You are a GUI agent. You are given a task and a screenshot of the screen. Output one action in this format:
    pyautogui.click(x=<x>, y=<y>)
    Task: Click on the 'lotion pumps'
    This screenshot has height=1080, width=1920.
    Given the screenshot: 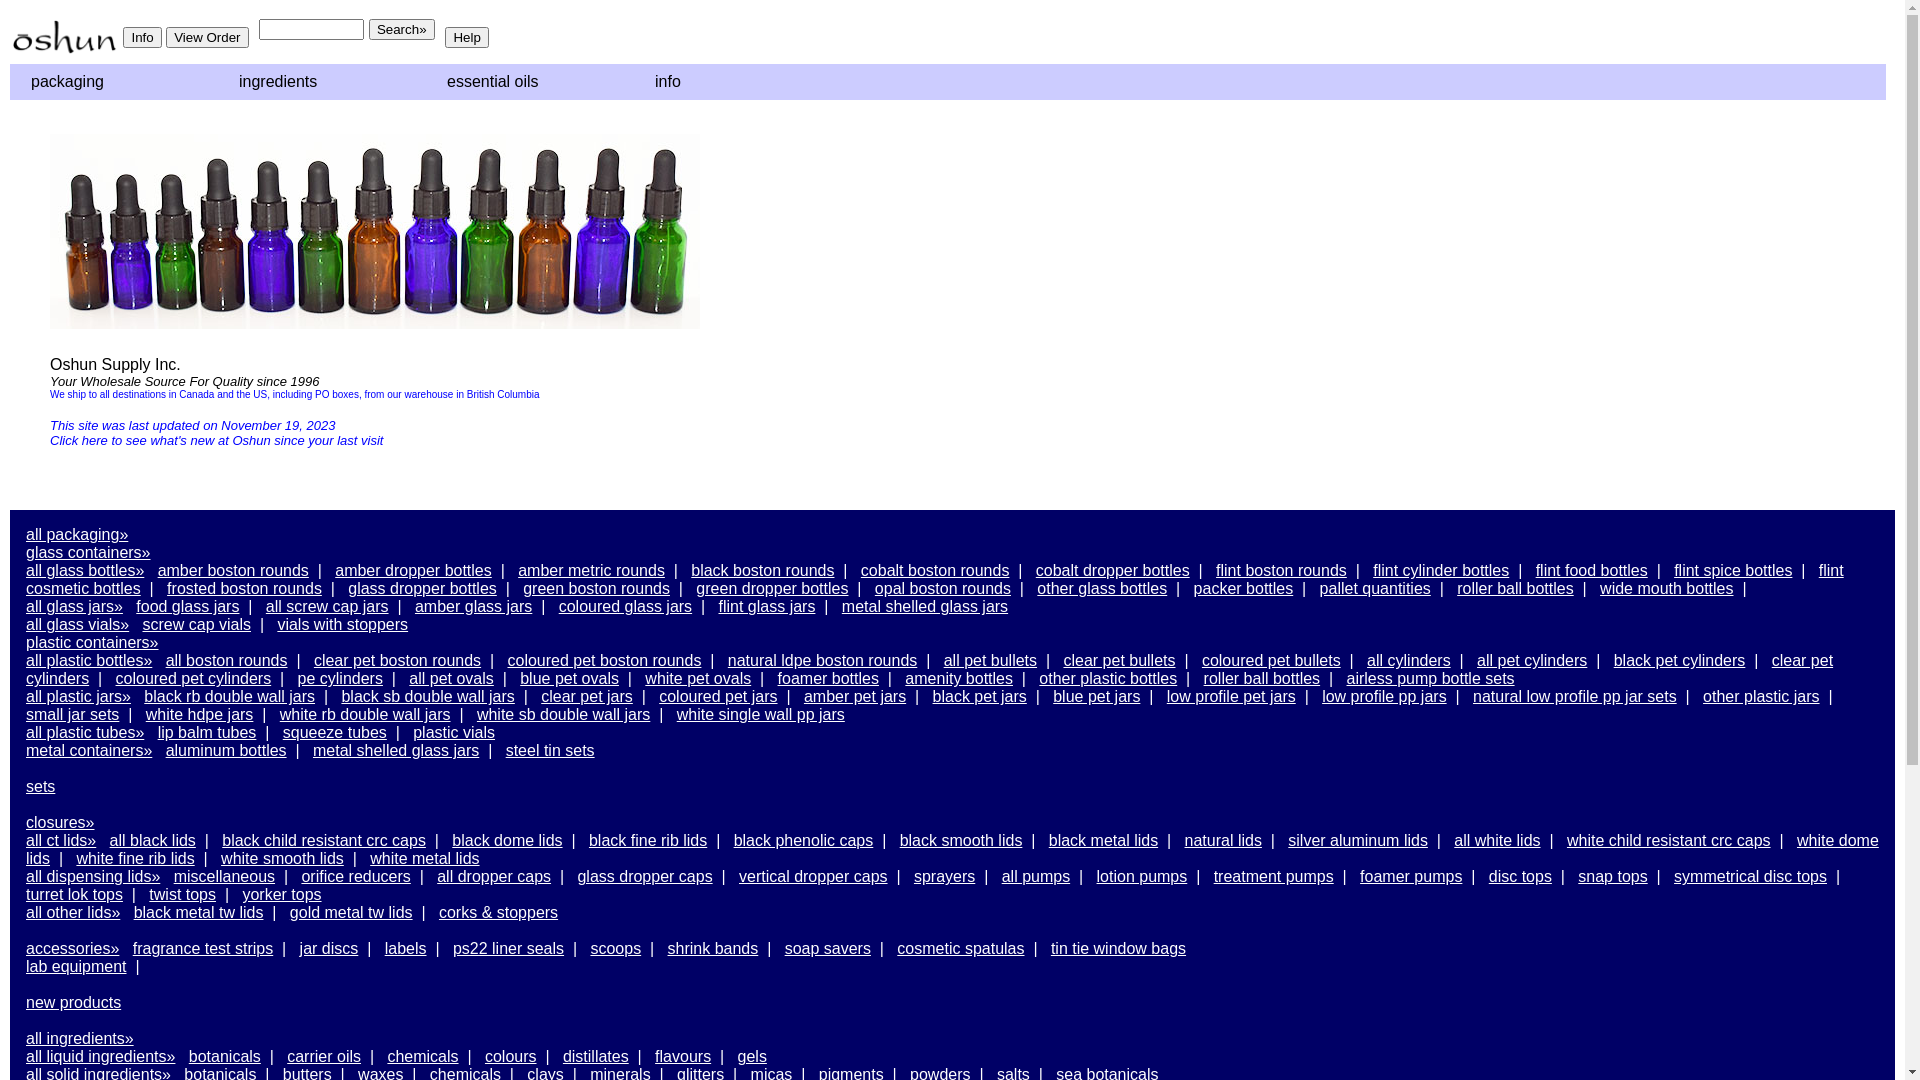 What is the action you would take?
    pyautogui.click(x=1142, y=875)
    